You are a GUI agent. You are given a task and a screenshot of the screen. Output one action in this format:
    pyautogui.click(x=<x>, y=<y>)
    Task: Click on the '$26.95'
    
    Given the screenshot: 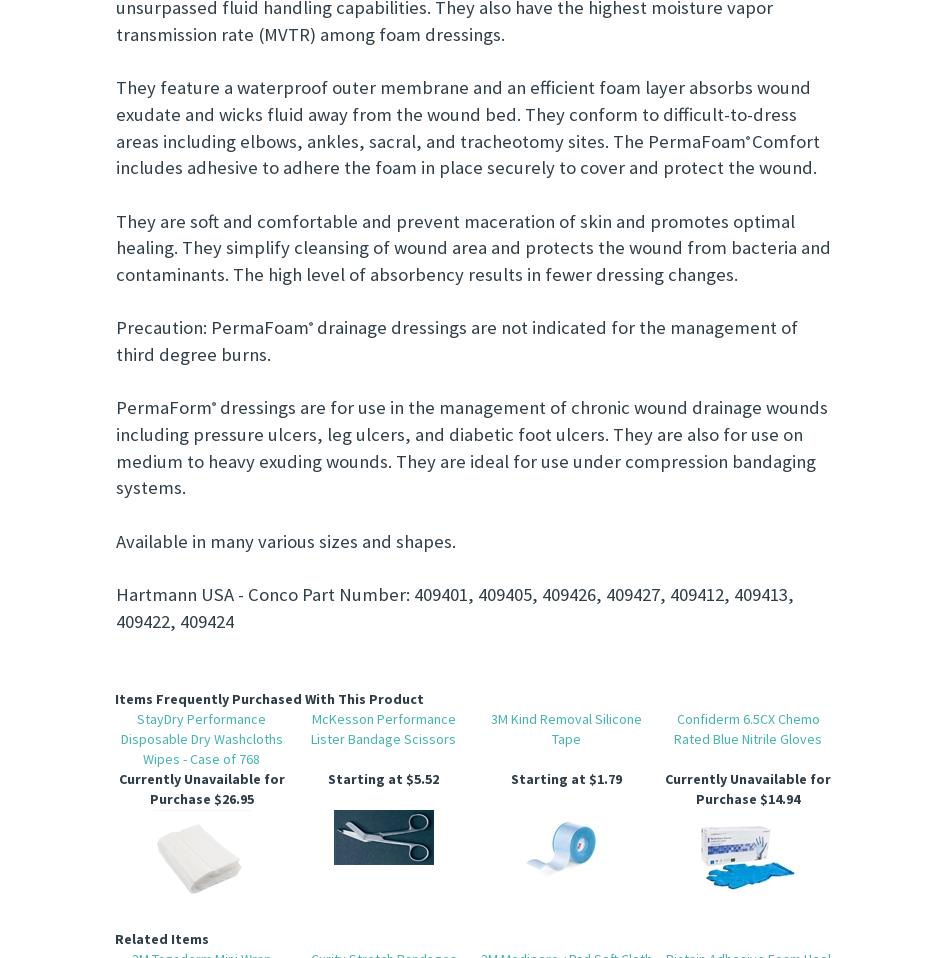 What is the action you would take?
    pyautogui.click(x=231, y=798)
    